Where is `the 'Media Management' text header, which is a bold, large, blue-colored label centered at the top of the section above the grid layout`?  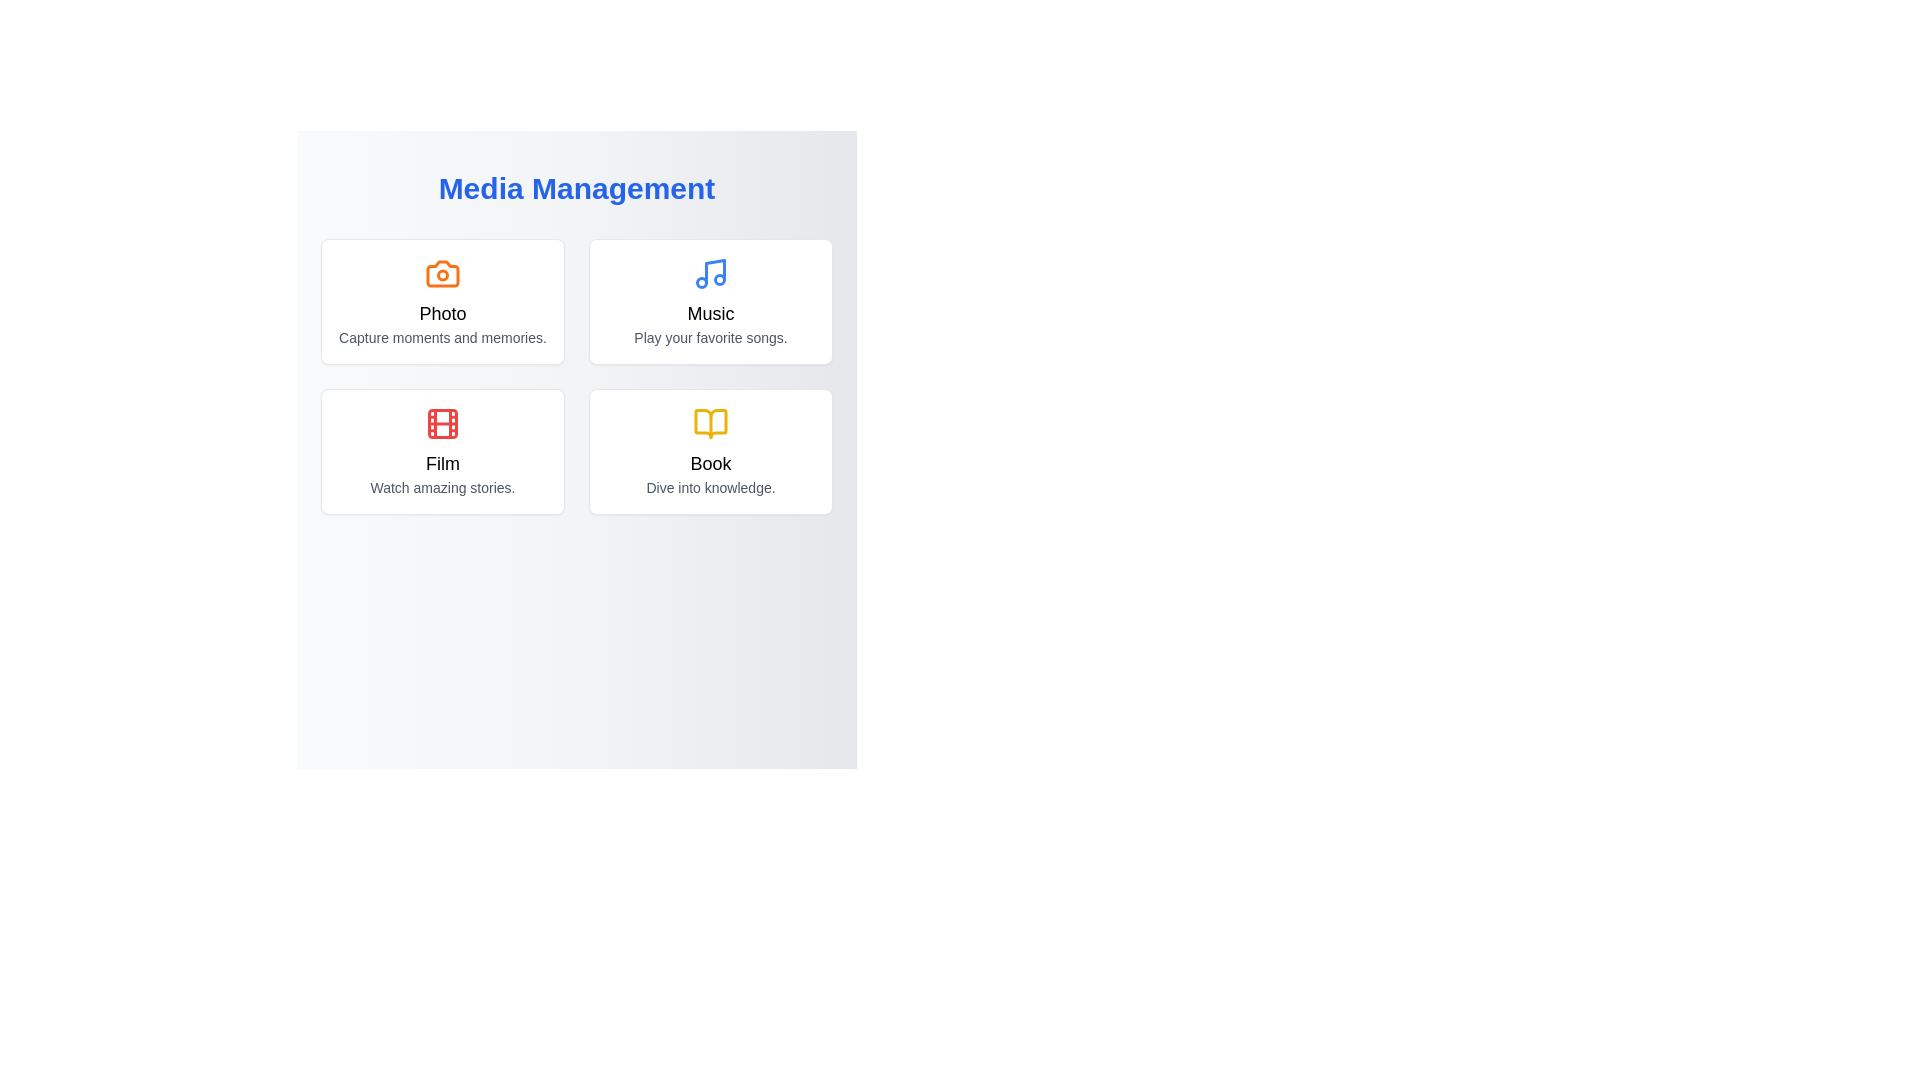 the 'Media Management' text header, which is a bold, large, blue-colored label centered at the top of the section above the grid layout is located at coordinates (575, 196).